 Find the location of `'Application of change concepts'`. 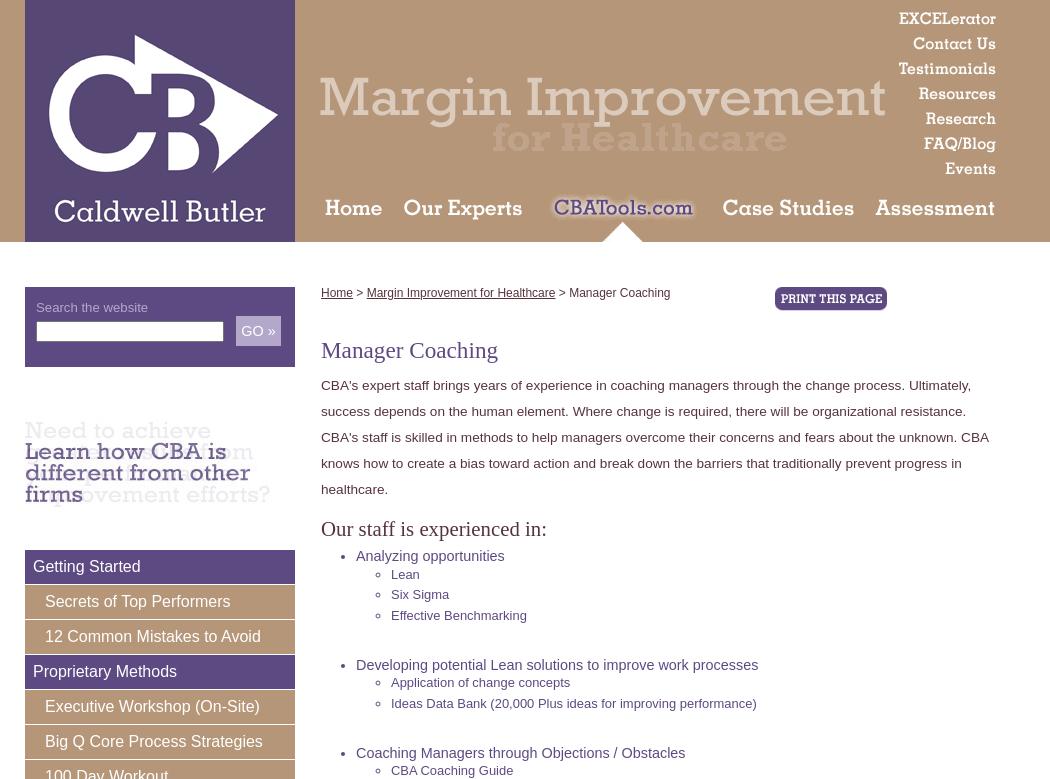

'Application of change concepts' is located at coordinates (480, 682).